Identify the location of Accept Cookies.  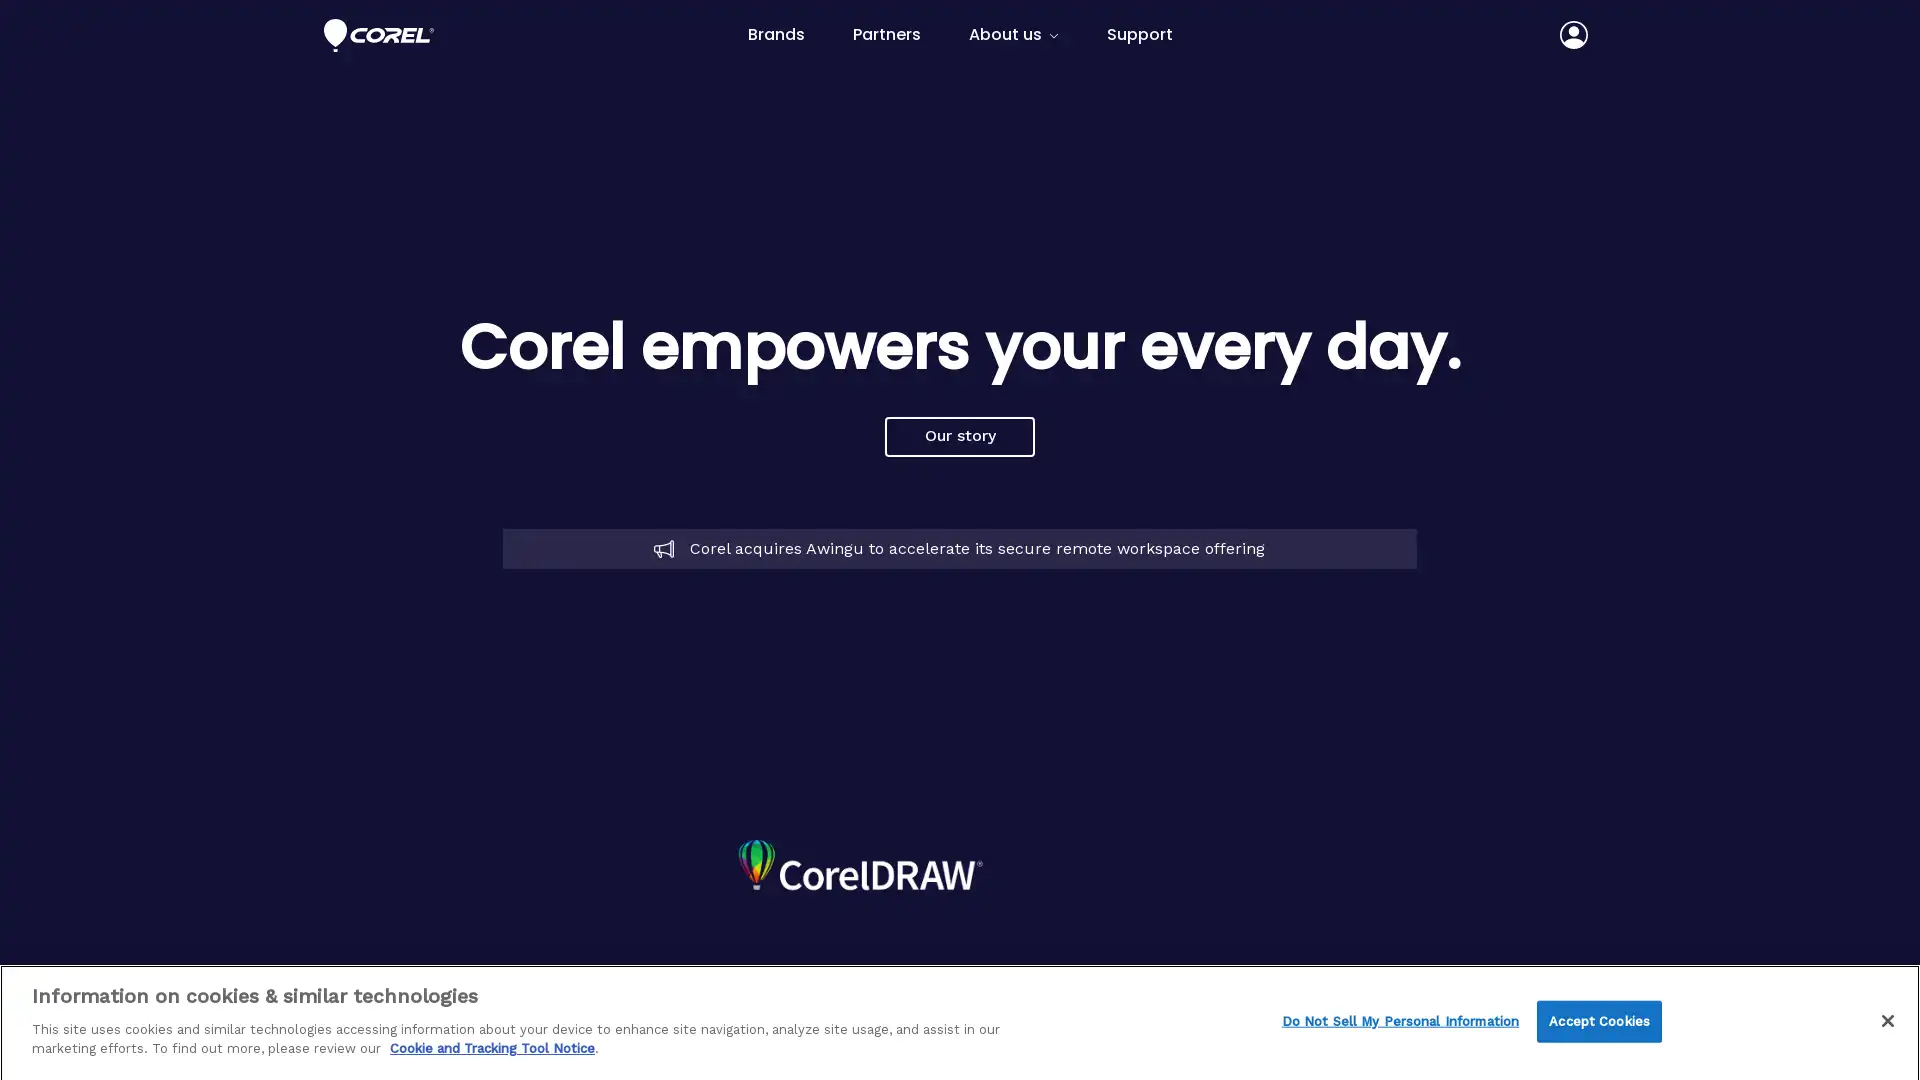
(1598, 1019).